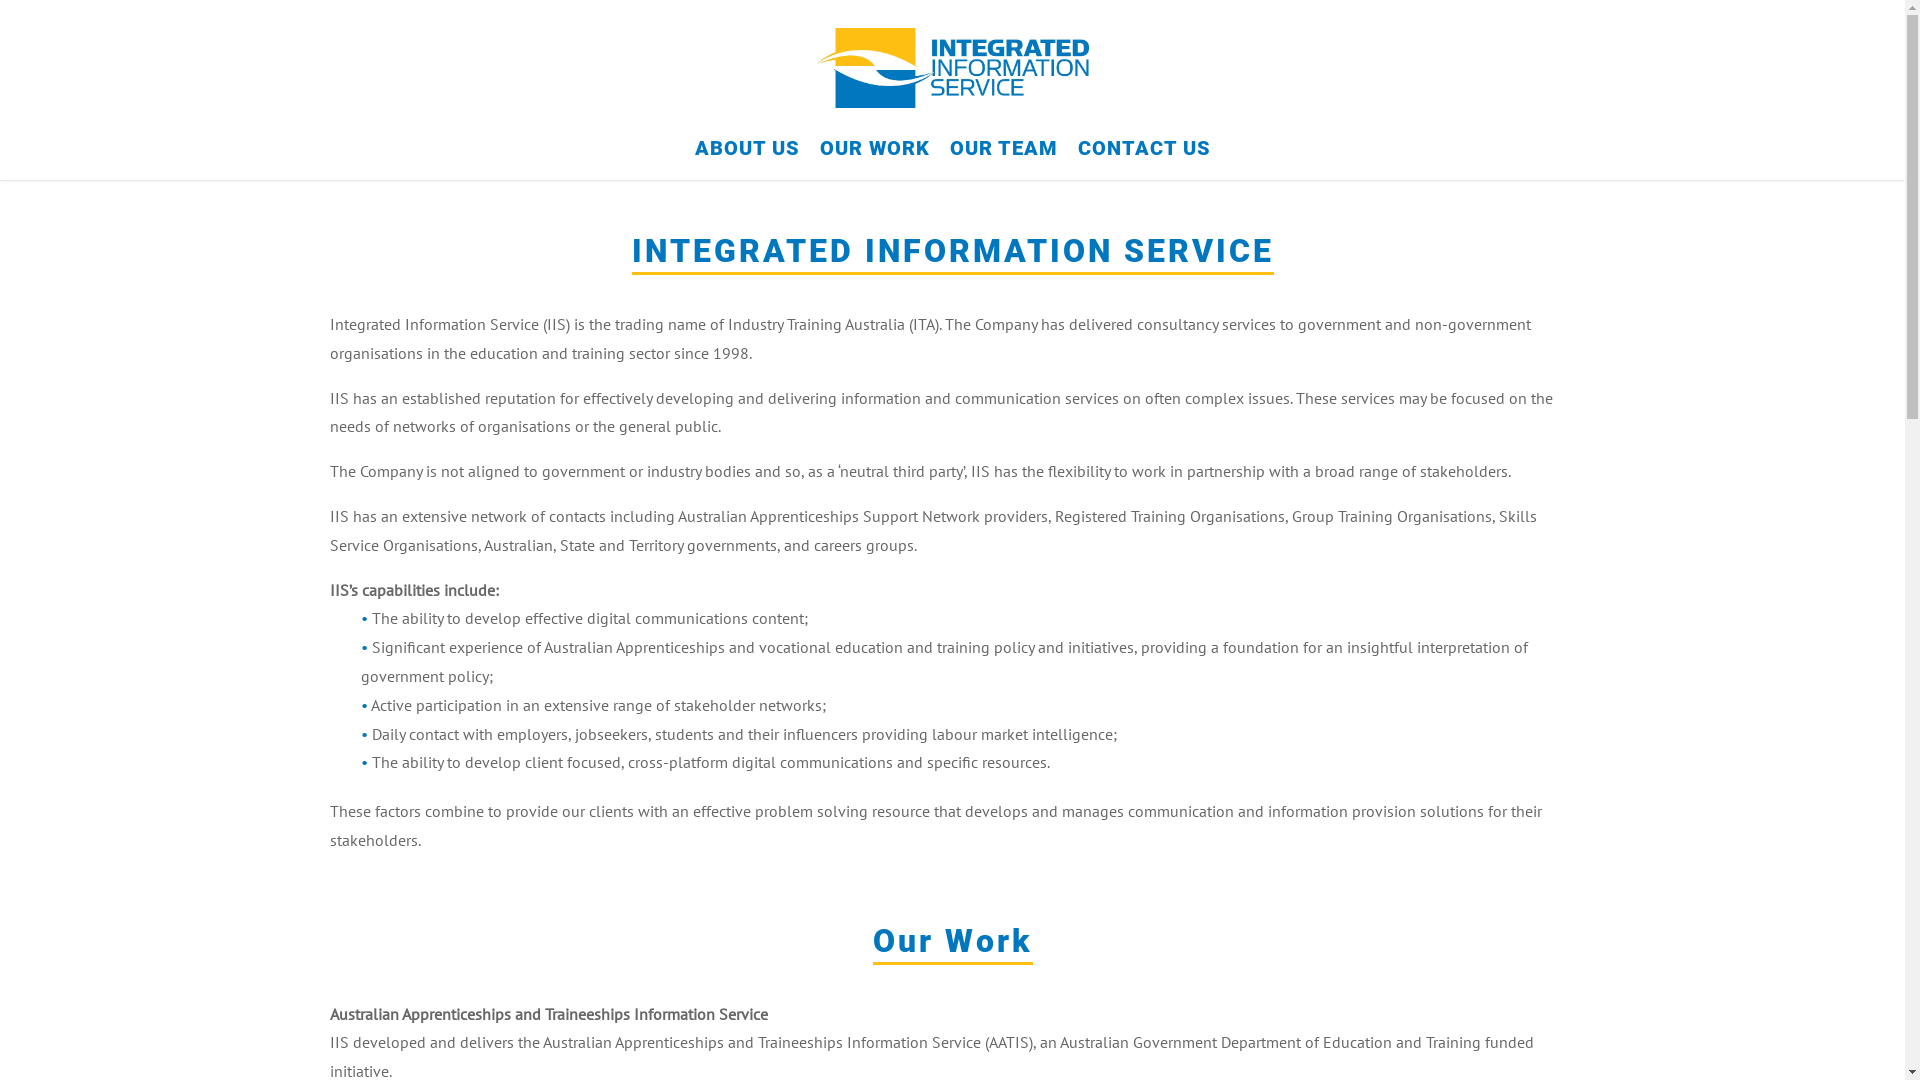 This screenshot has height=1080, width=1920. I want to click on 'ABOUT US', so click(745, 157).